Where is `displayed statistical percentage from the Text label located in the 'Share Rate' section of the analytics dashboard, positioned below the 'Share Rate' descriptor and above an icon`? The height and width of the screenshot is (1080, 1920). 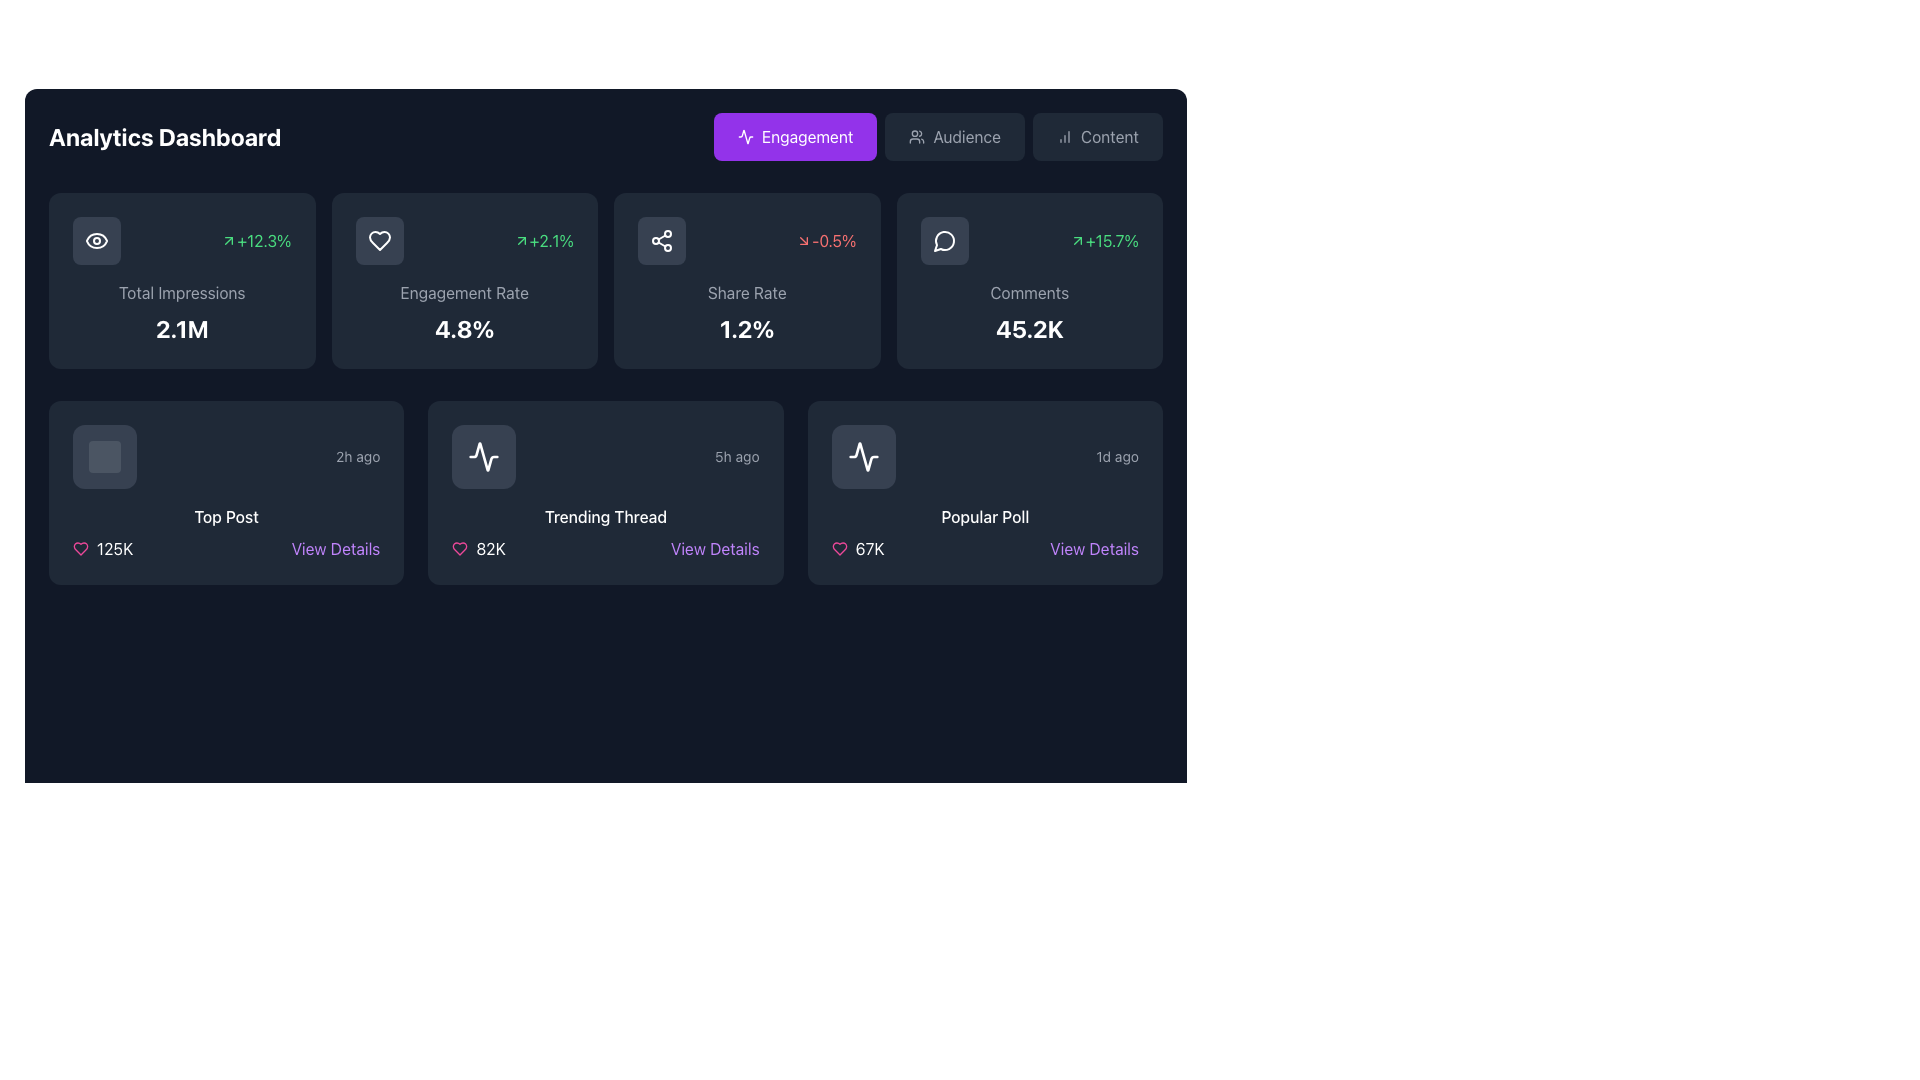 displayed statistical percentage from the Text label located in the 'Share Rate' section of the analytics dashboard, positioned below the 'Share Rate' descriptor and above an icon is located at coordinates (746, 327).